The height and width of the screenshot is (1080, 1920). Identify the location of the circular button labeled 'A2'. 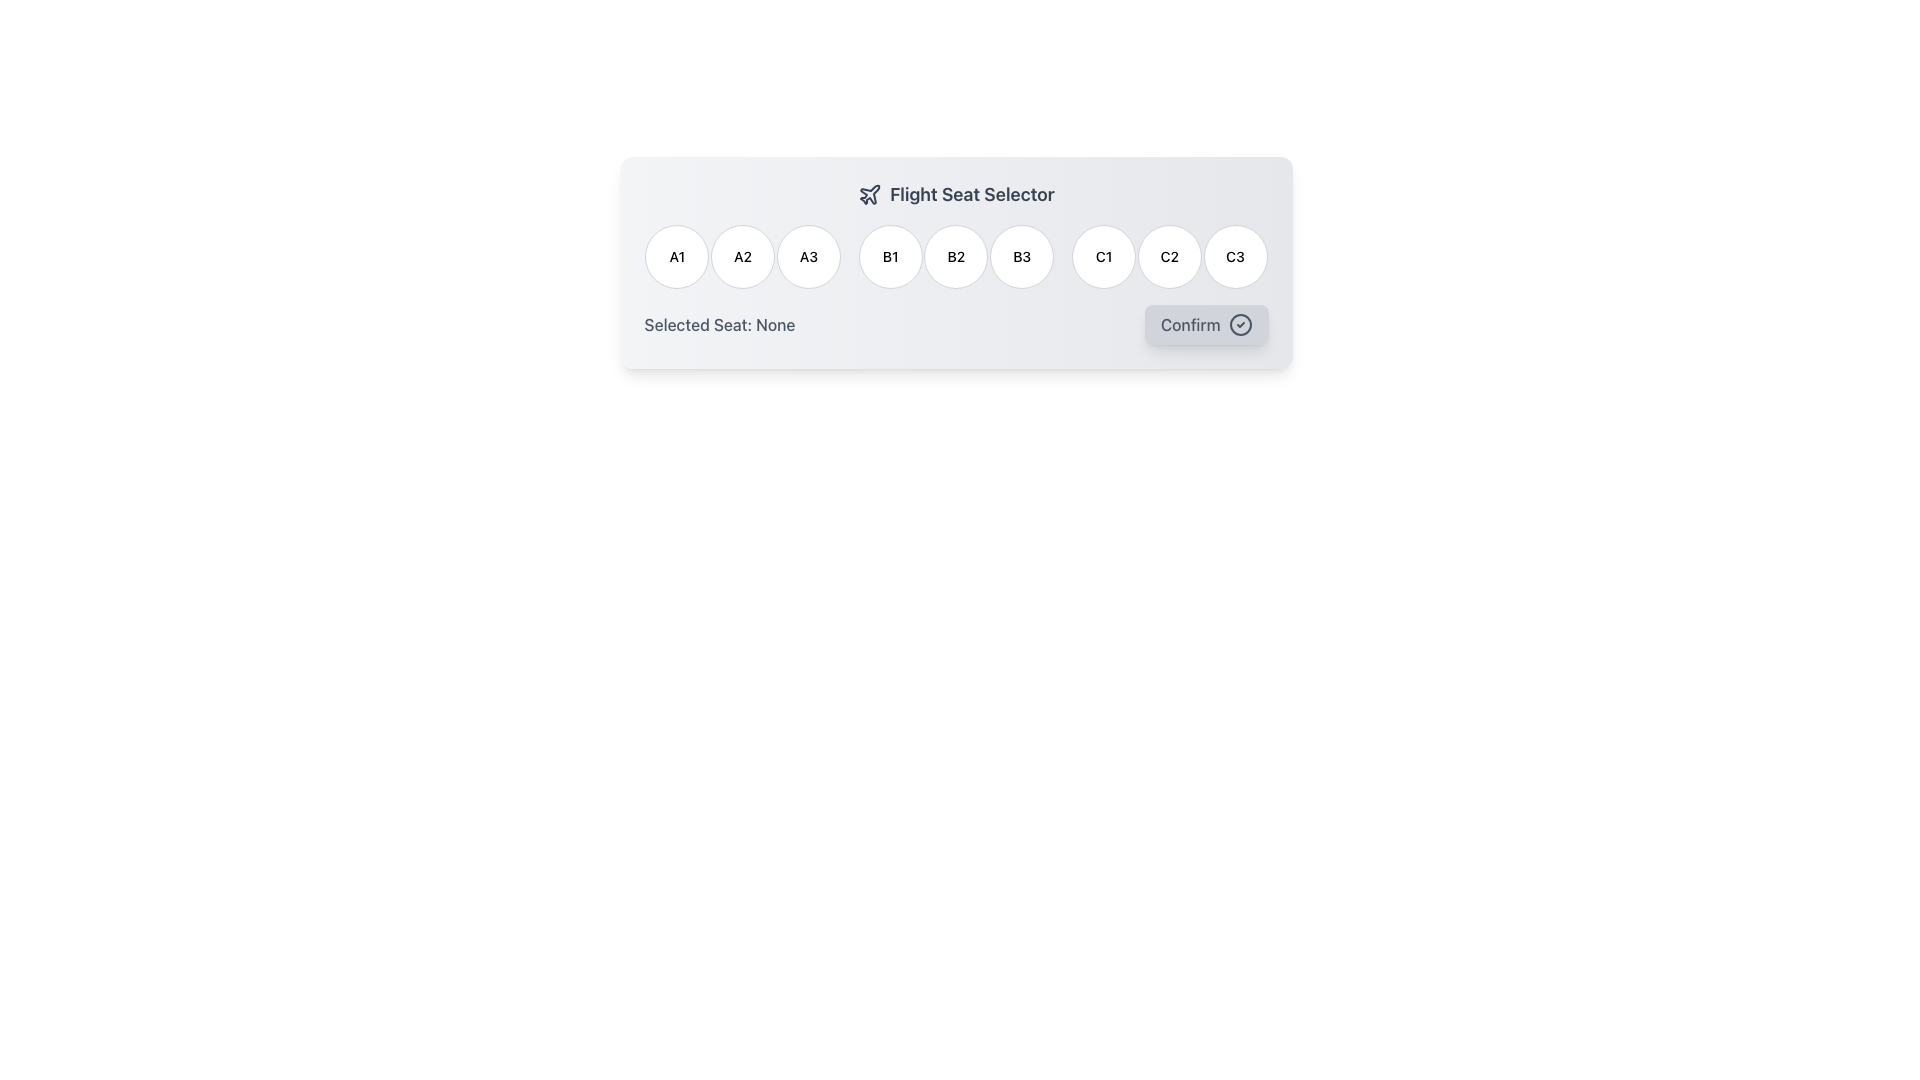
(742, 256).